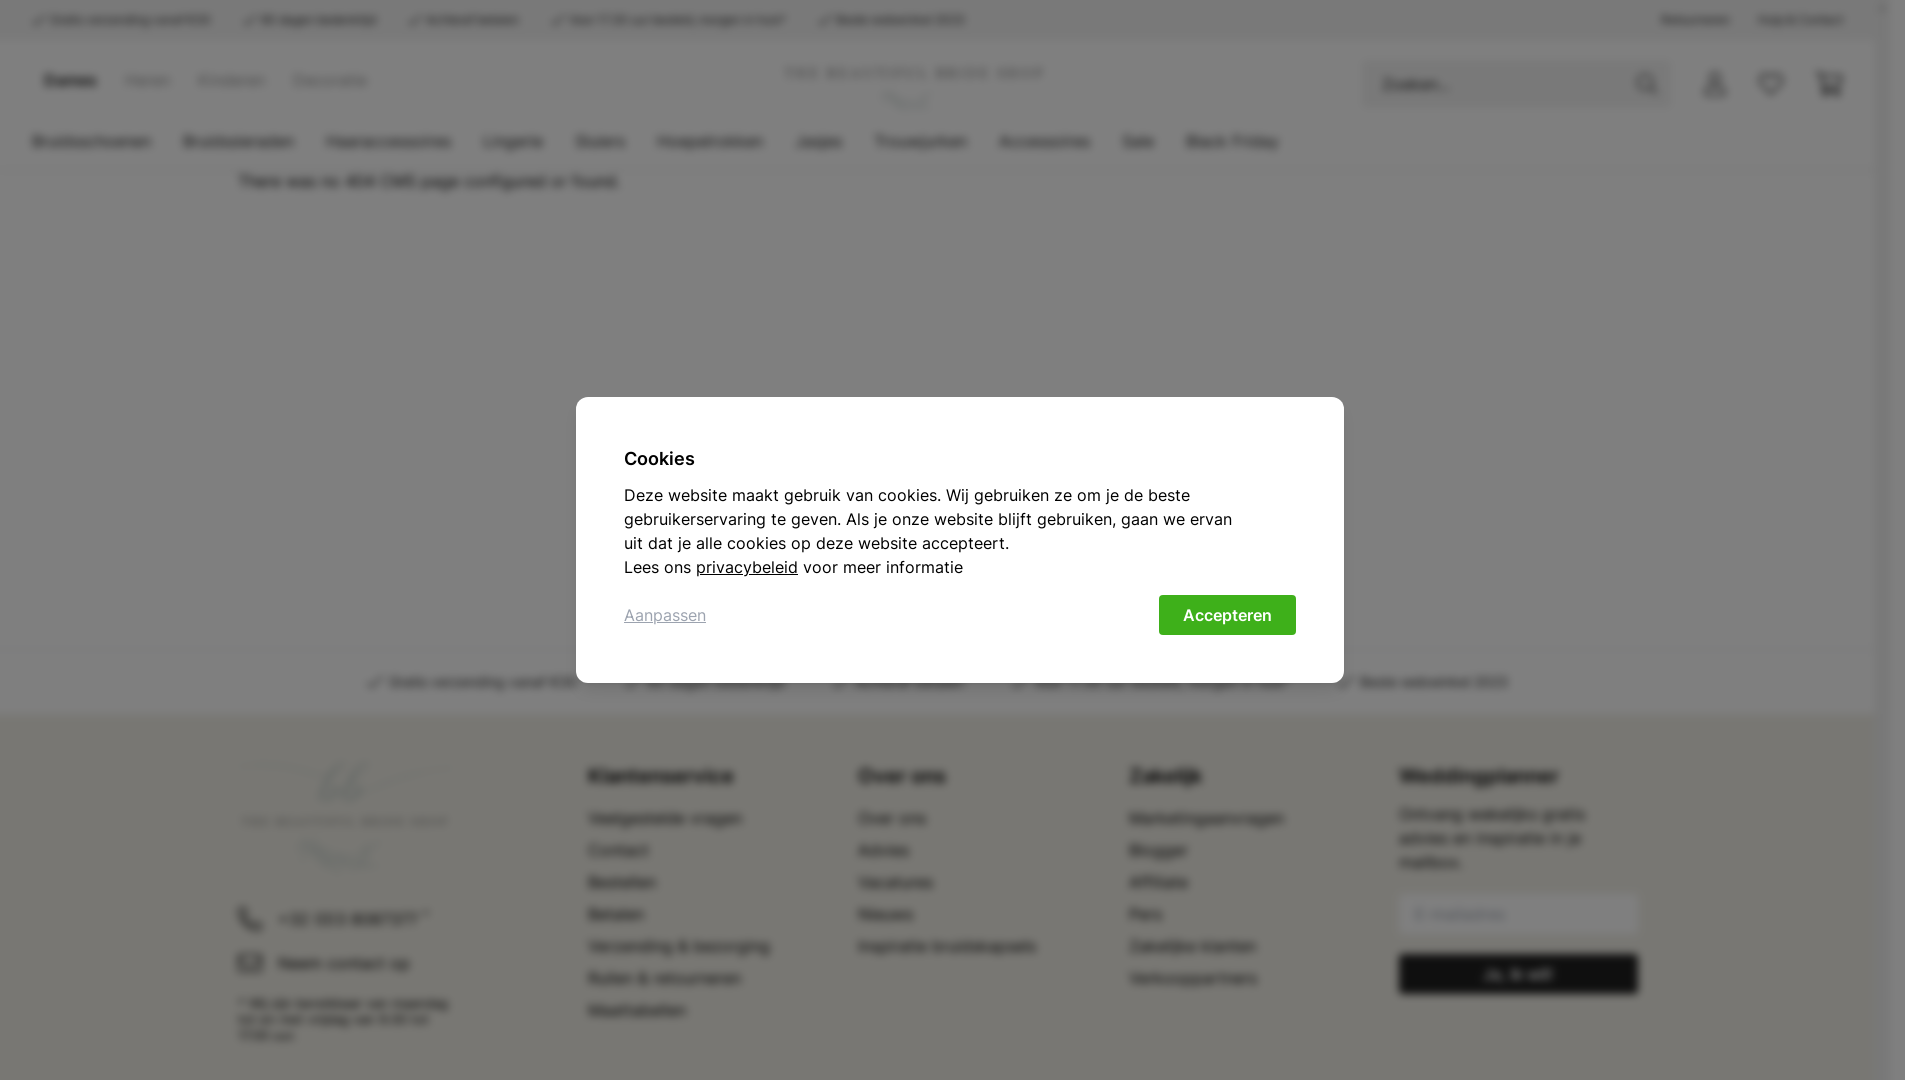  I want to click on 'Contact', so click(587, 849).